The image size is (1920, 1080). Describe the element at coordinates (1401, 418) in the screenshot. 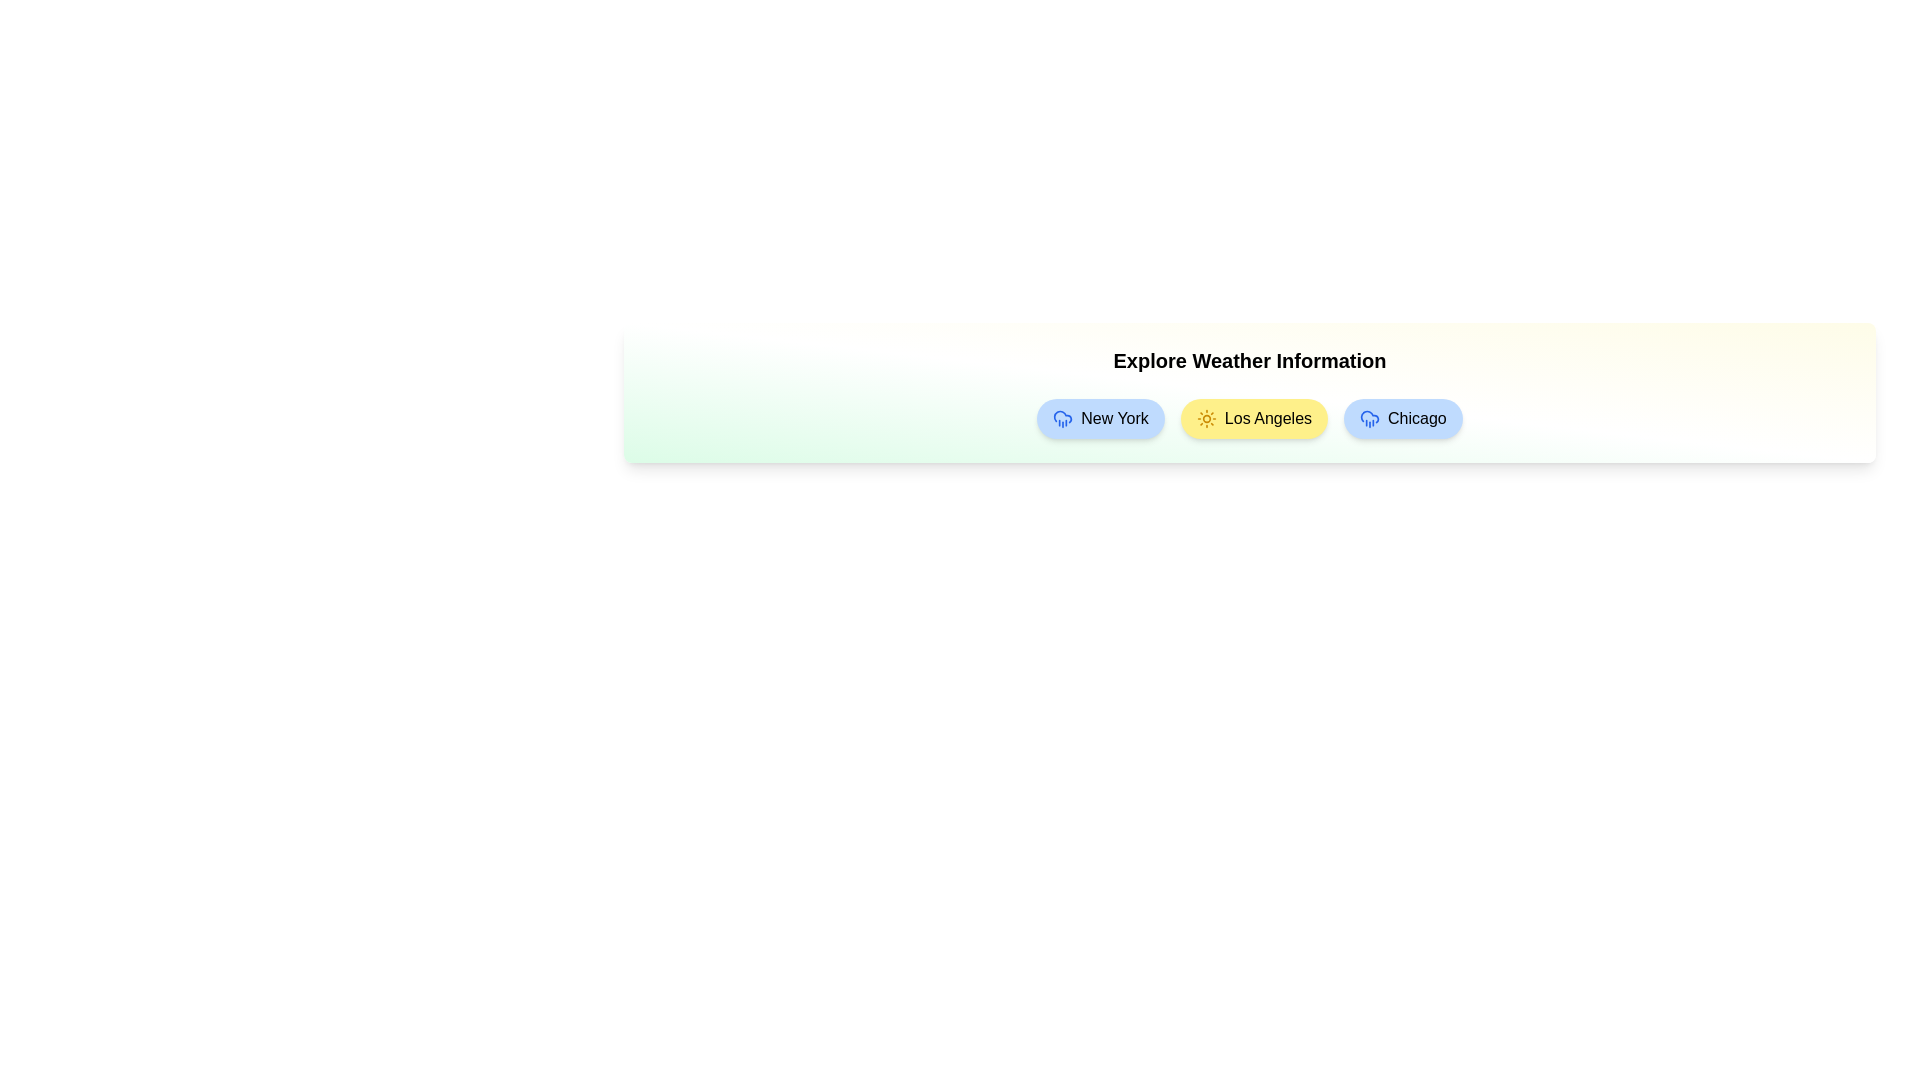

I see `the weather chip labeled Chicago` at that location.